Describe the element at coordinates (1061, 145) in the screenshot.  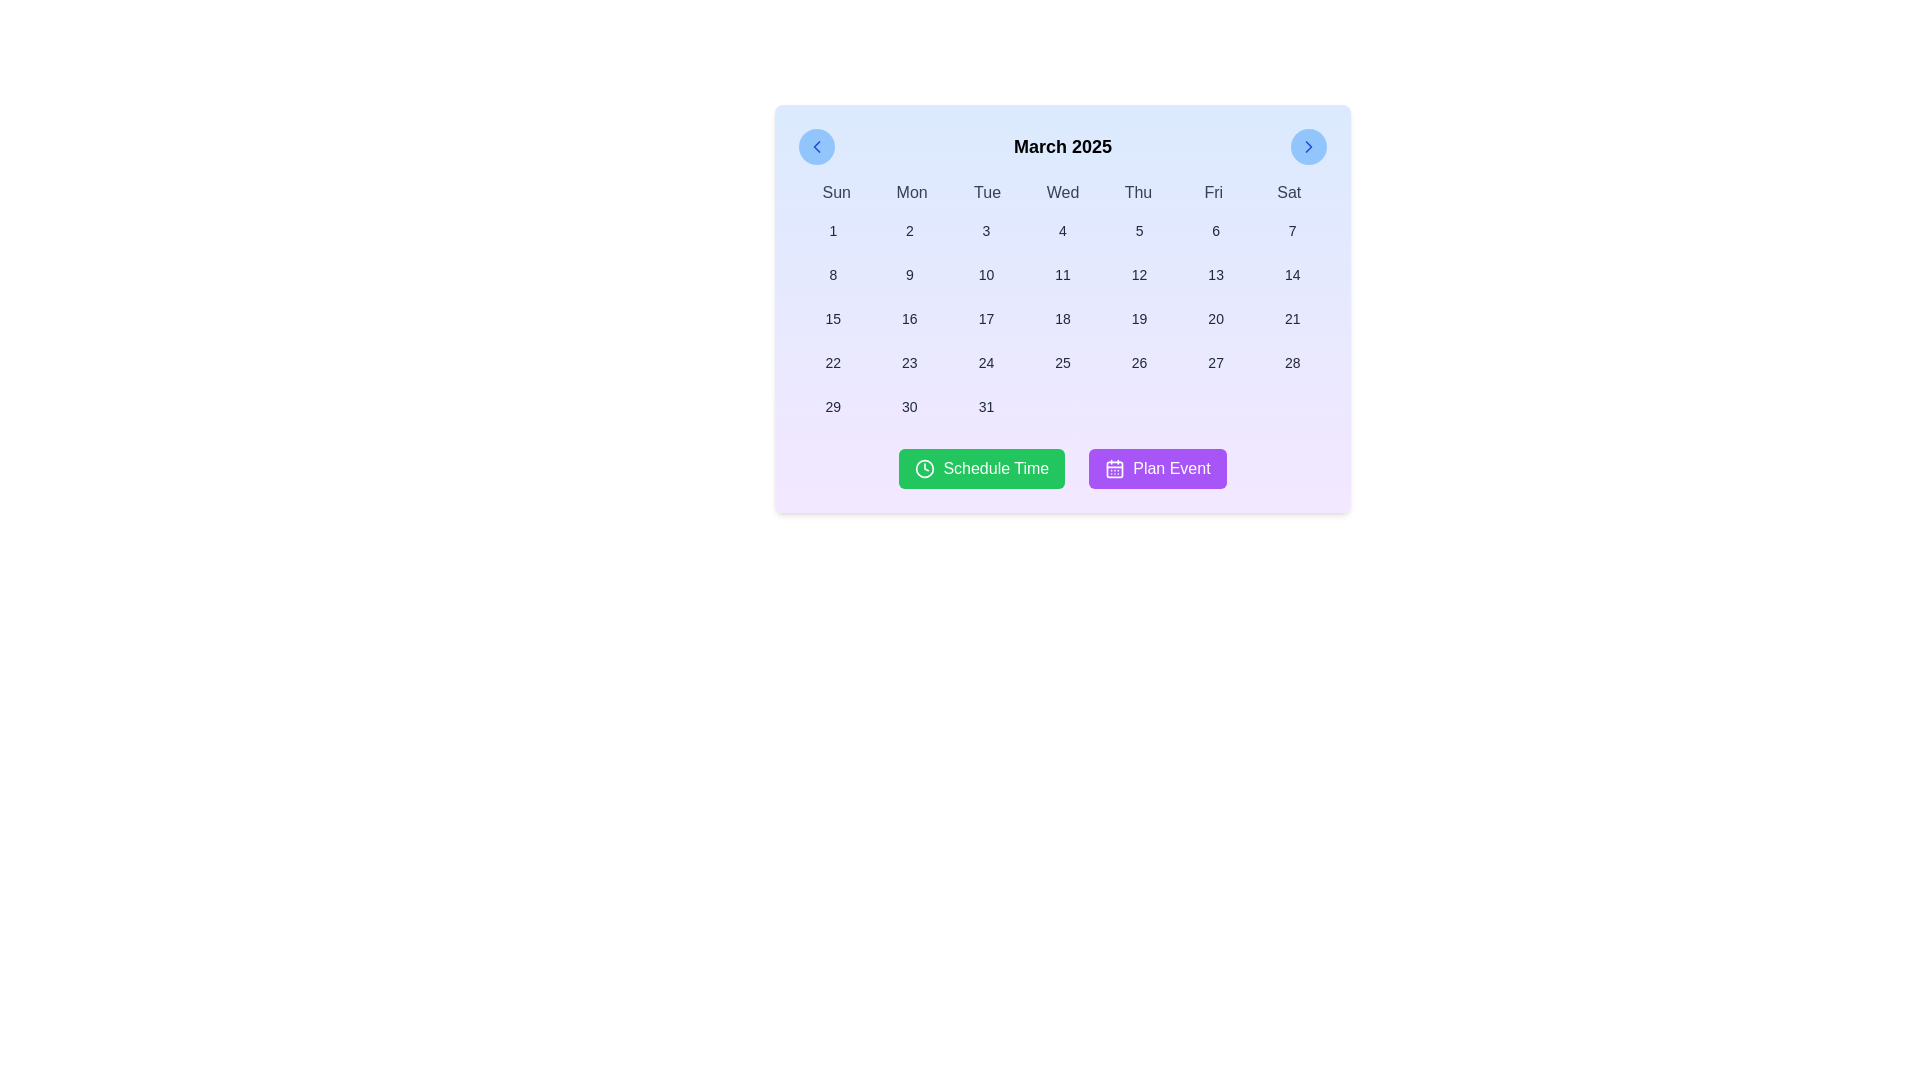
I see `the text label displaying 'March 2025', which is a bold header centered at the top of the calendar interface` at that location.